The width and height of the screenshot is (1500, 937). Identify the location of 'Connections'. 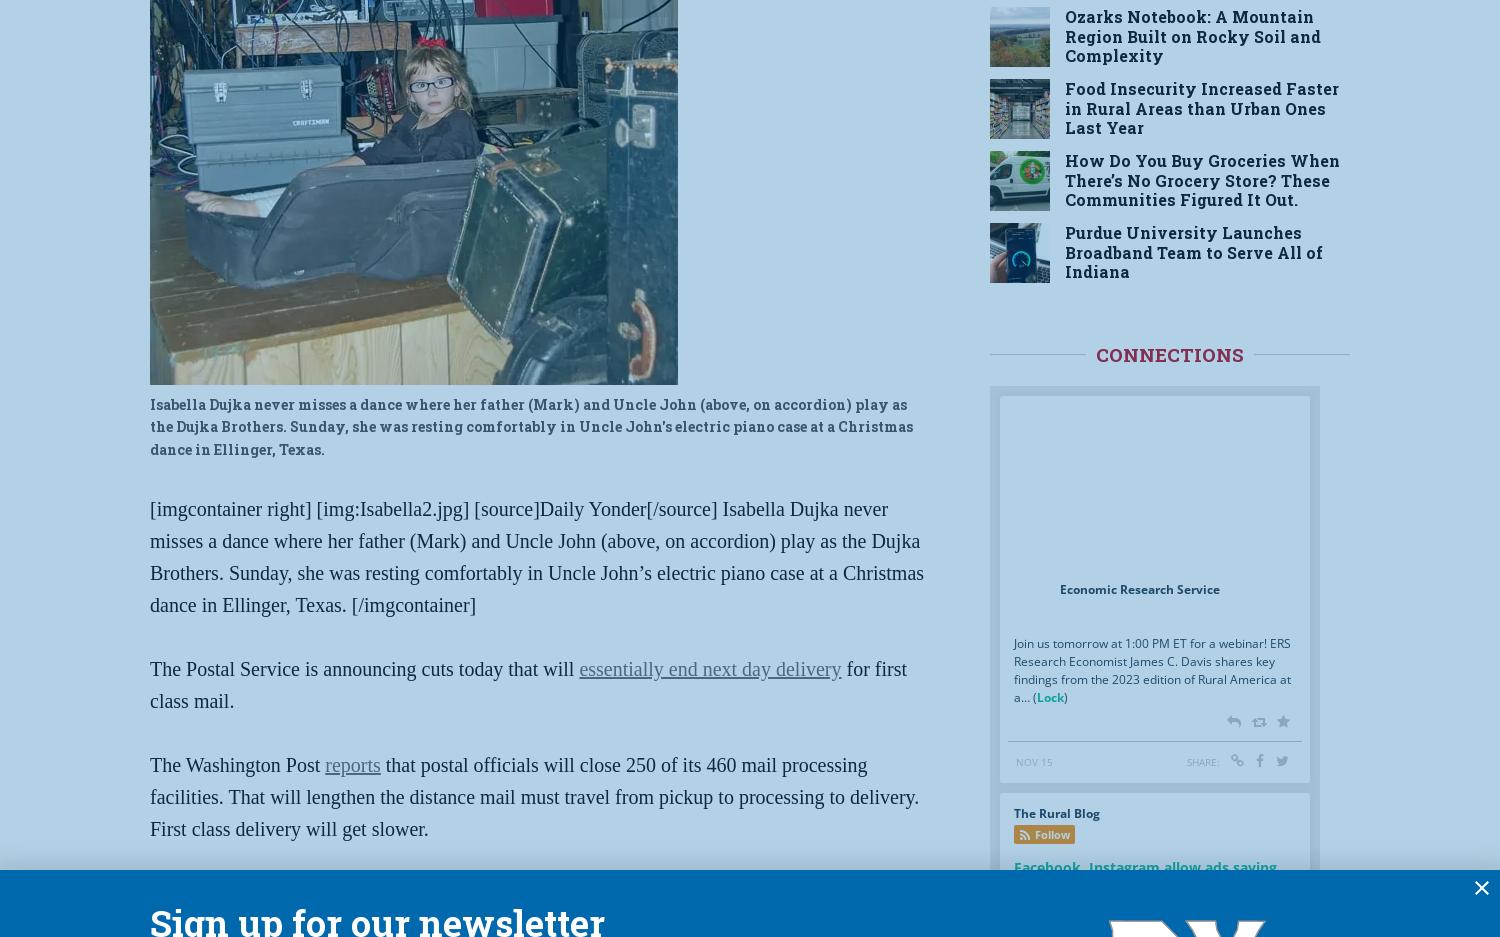
(1170, 354).